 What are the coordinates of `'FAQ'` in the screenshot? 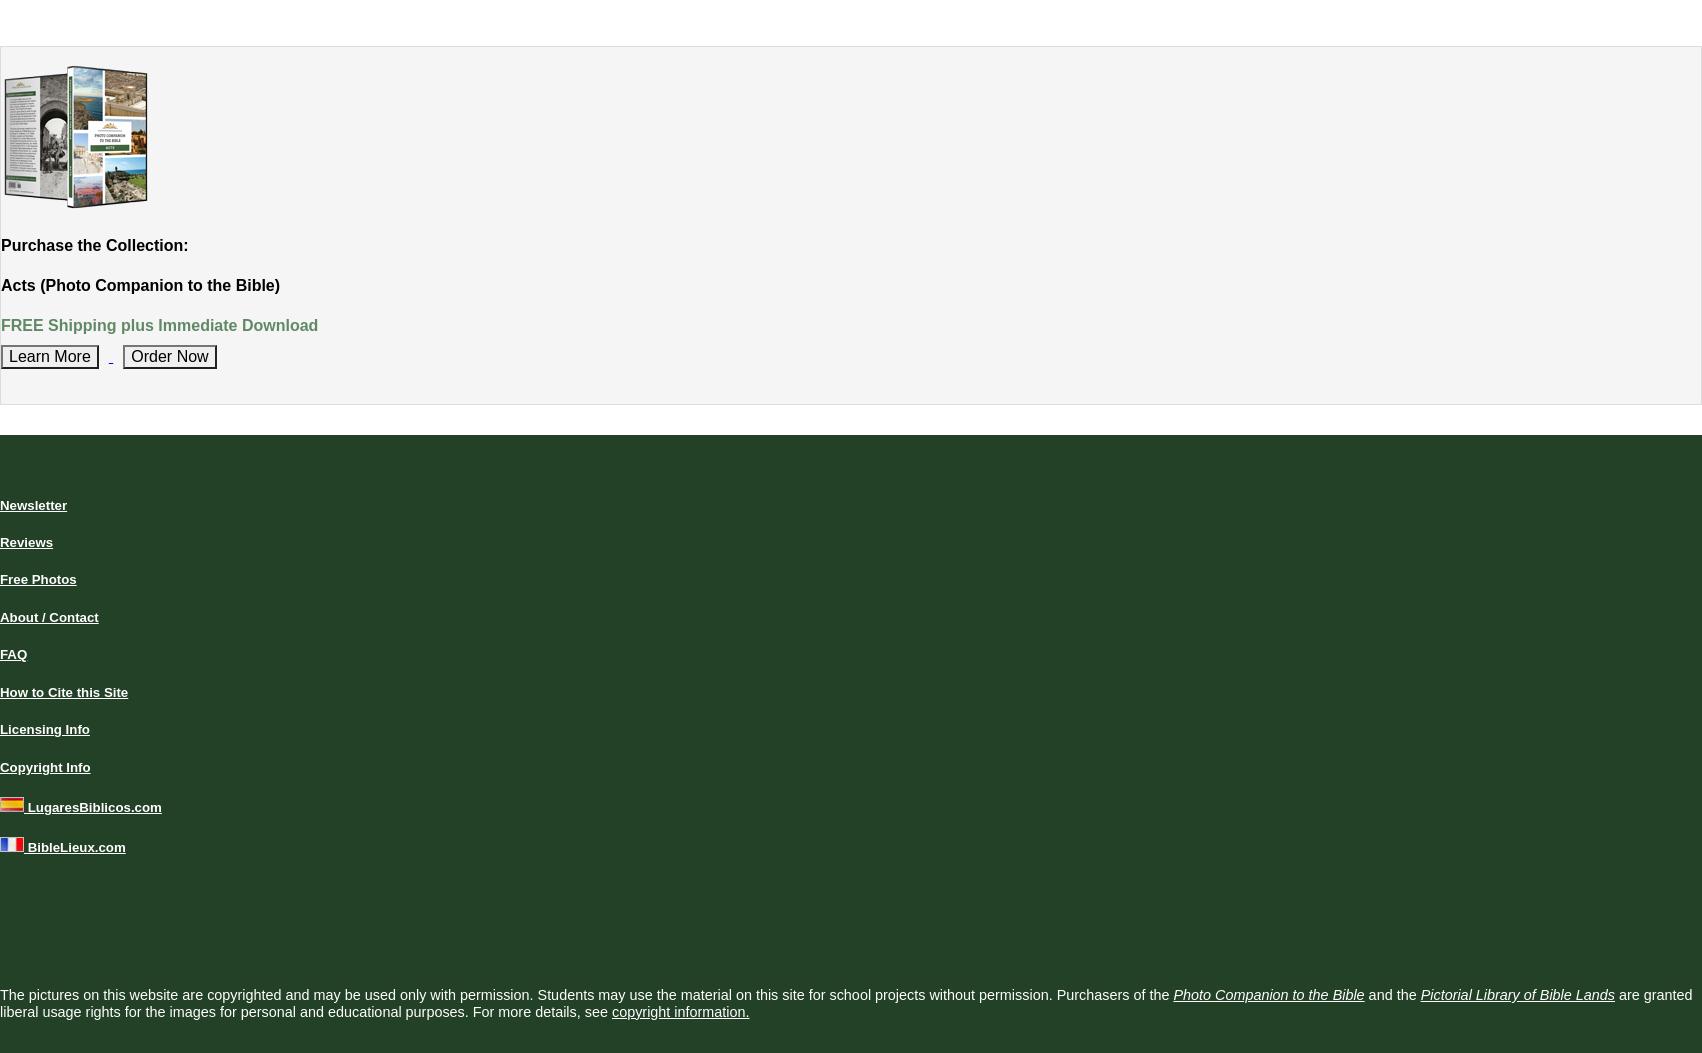 It's located at (13, 653).